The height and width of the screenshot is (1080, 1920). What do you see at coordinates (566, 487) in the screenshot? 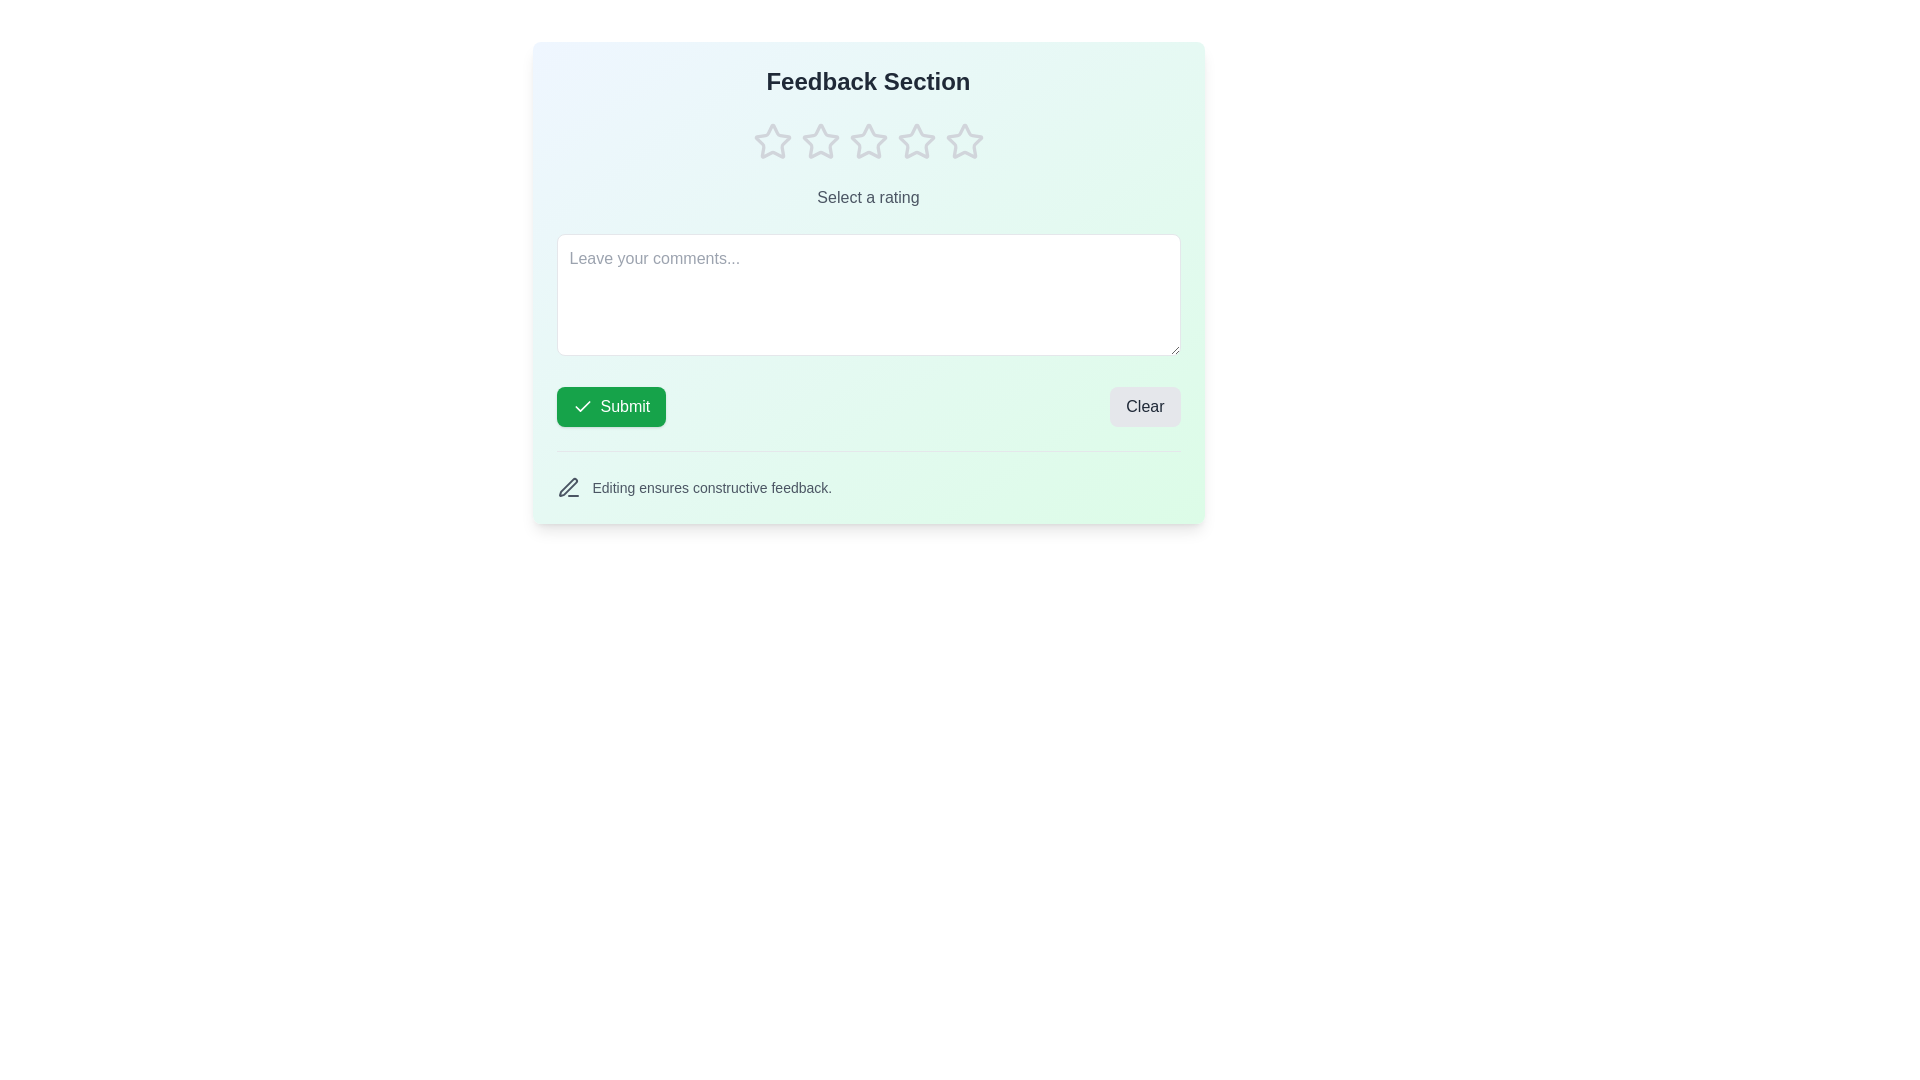
I see `the editing or modification icon located near the bottom right corner of the feedback section` at bounding box center [566, 487].